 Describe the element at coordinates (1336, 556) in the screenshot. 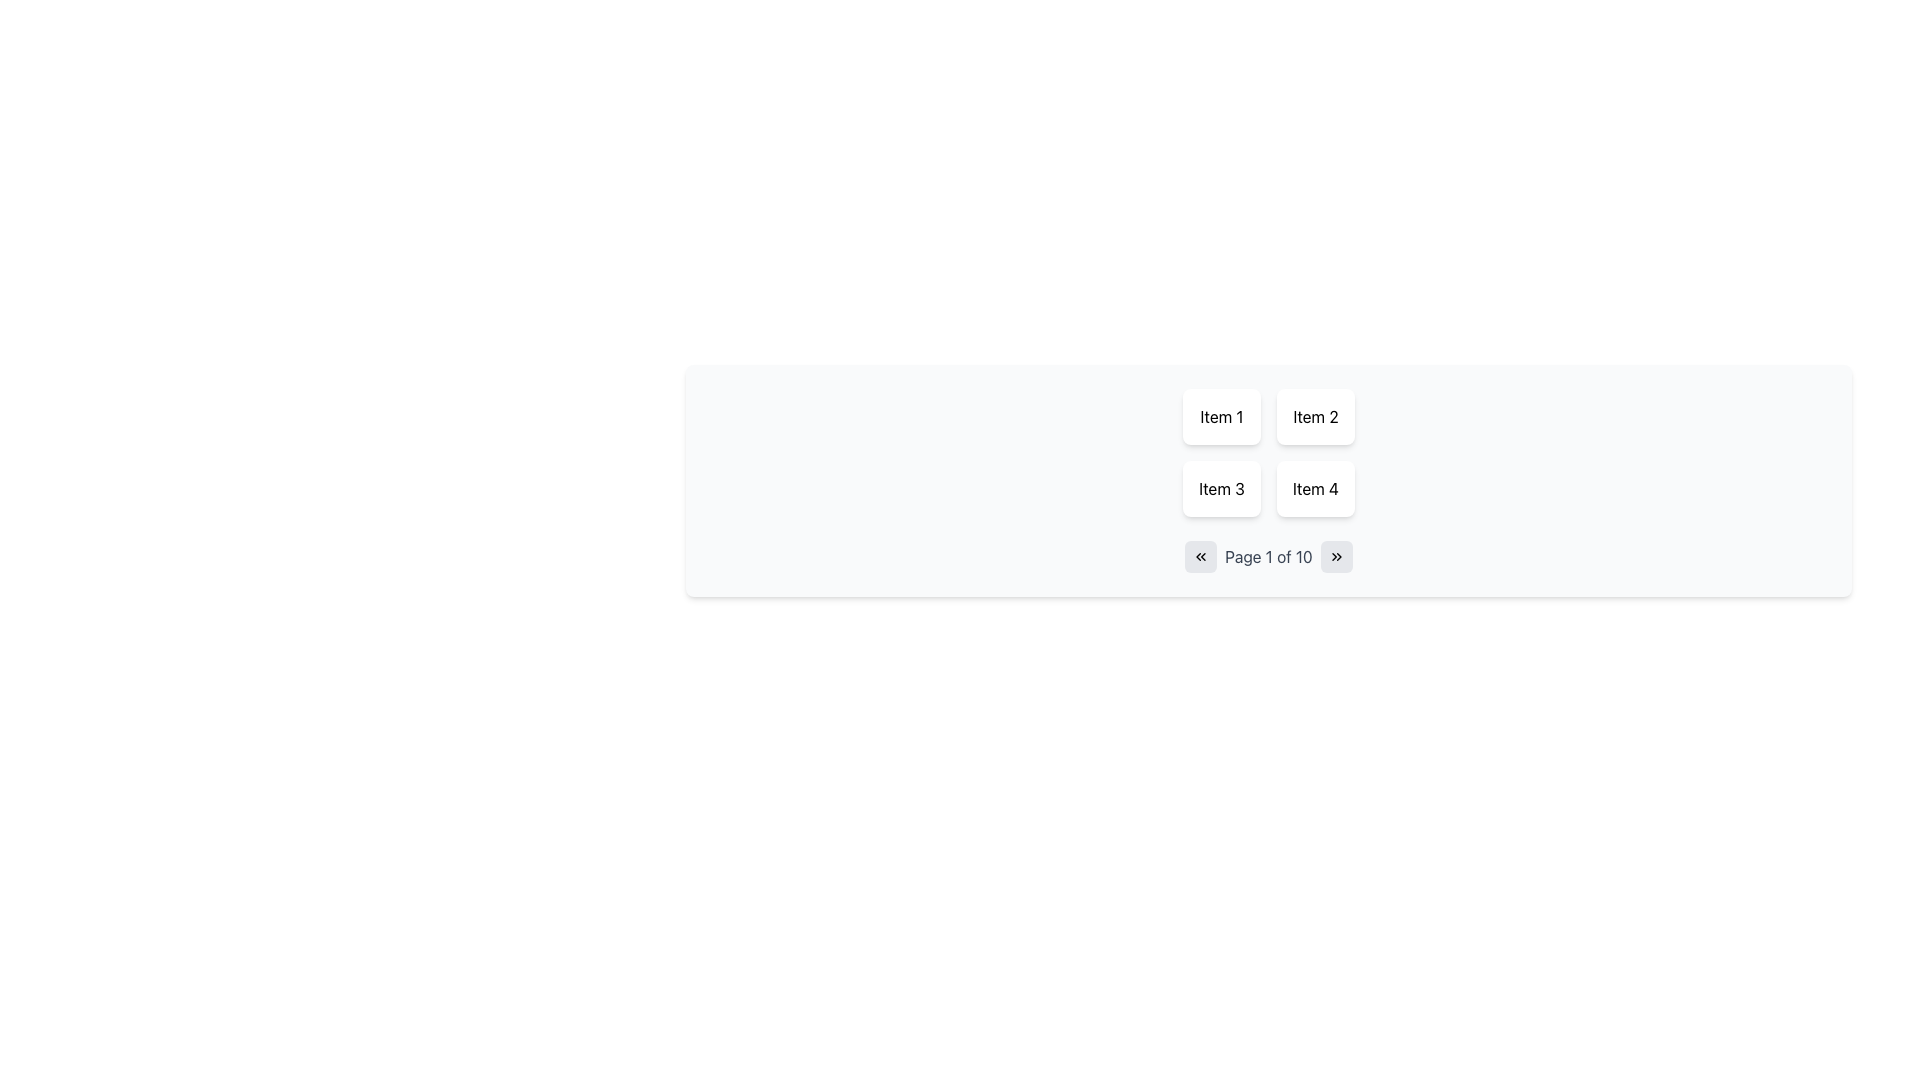

I see `the navigation button to proceed to the next page, located at the far right of the pagination controls, next to the page number display` at that location.